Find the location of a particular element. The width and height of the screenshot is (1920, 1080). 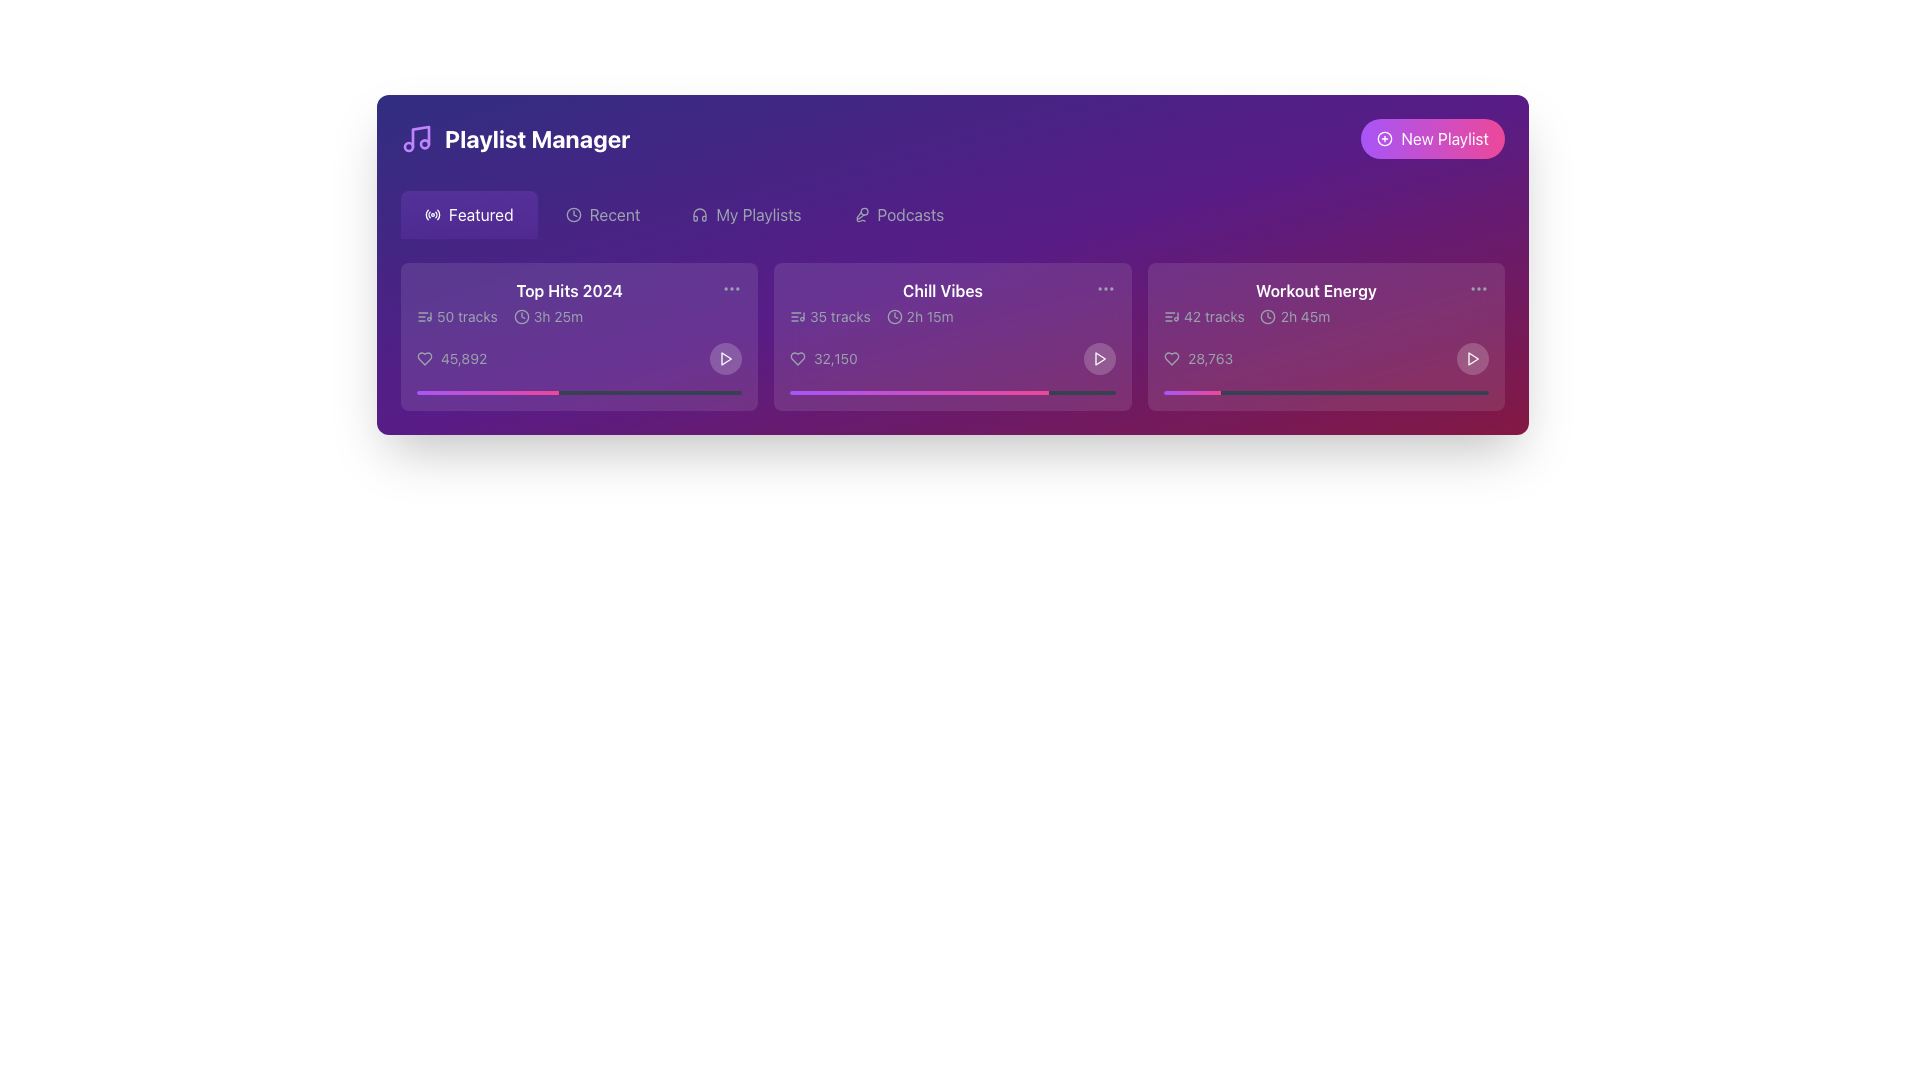

playlist name and details from the 'Chill Vibes' card, which includes the title in bold white text and additional information about the number of tracks and duration is located at coordinates (951, 303).